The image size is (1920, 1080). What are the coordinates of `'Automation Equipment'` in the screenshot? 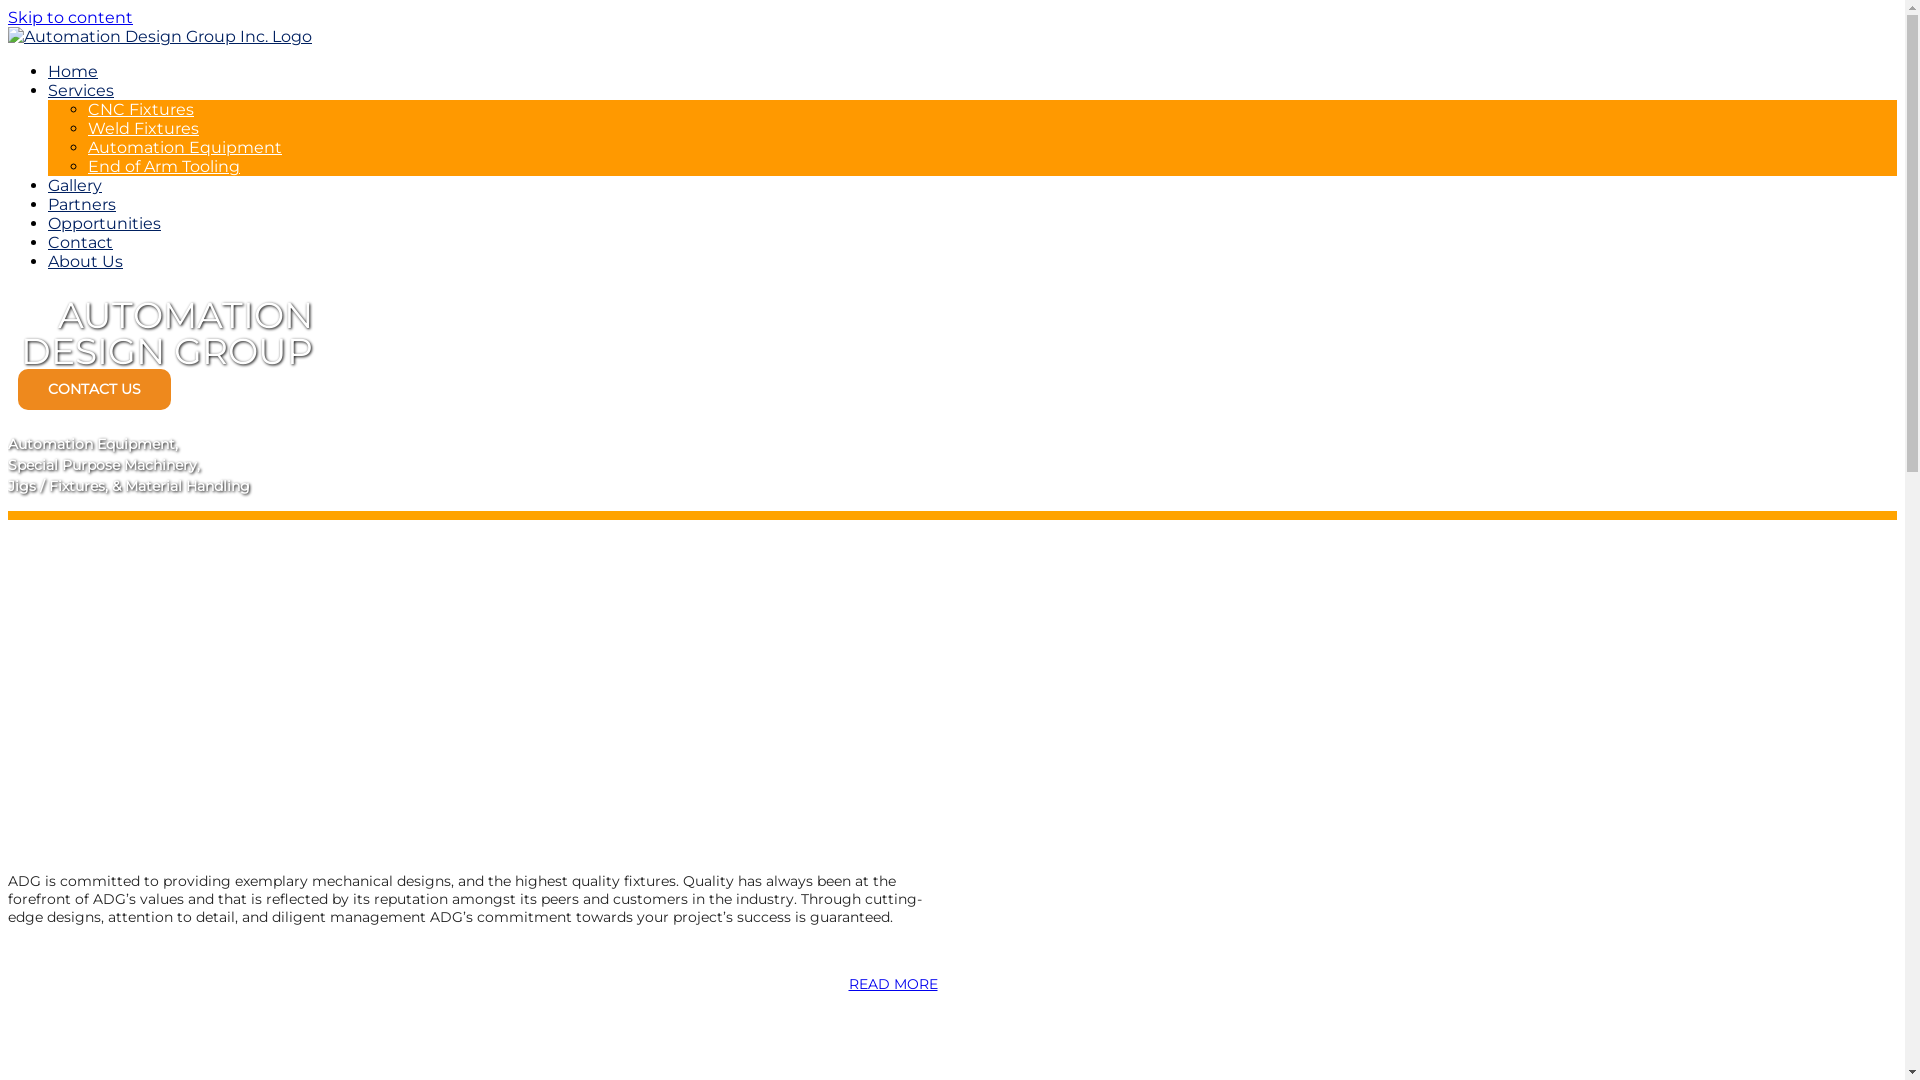 It's located at (185, 146).